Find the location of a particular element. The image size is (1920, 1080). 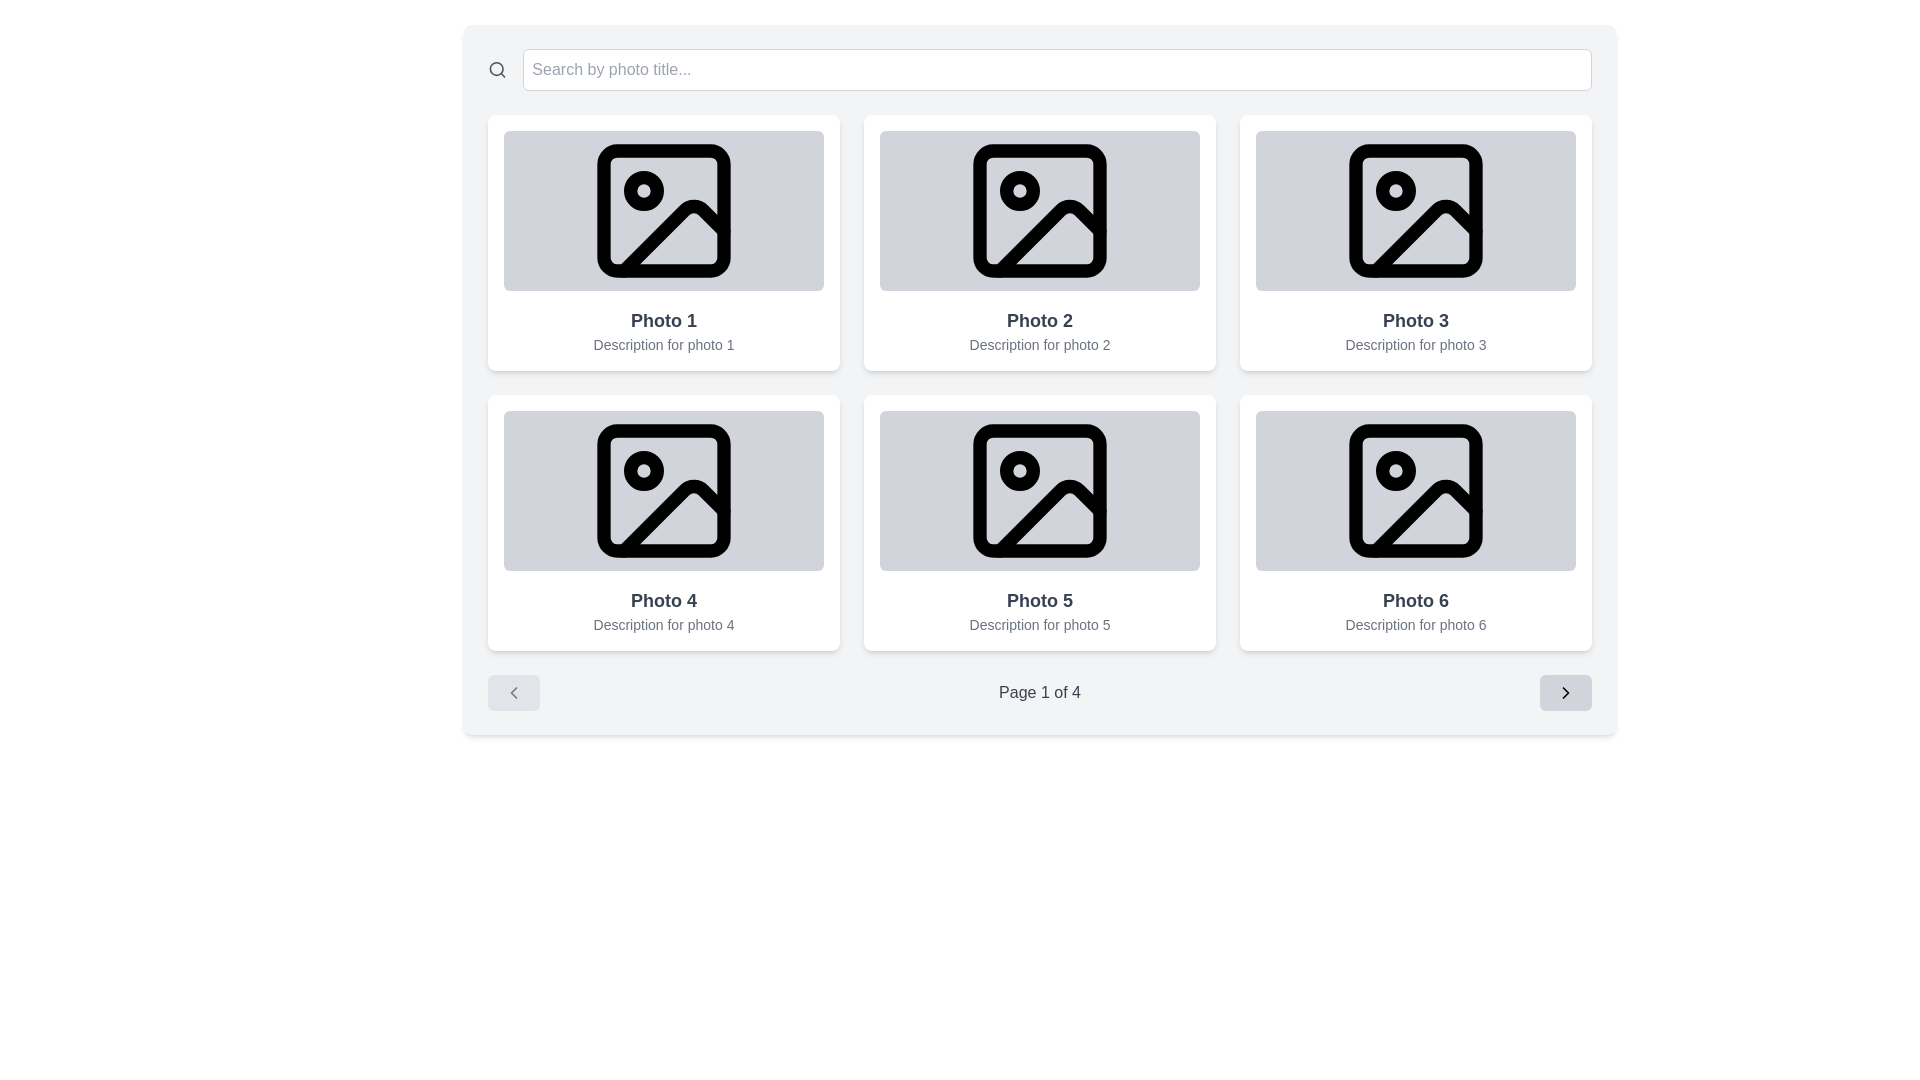

the Card component representing 'Photo 6' in the photo gallery is located at coordinates (1415, 522).